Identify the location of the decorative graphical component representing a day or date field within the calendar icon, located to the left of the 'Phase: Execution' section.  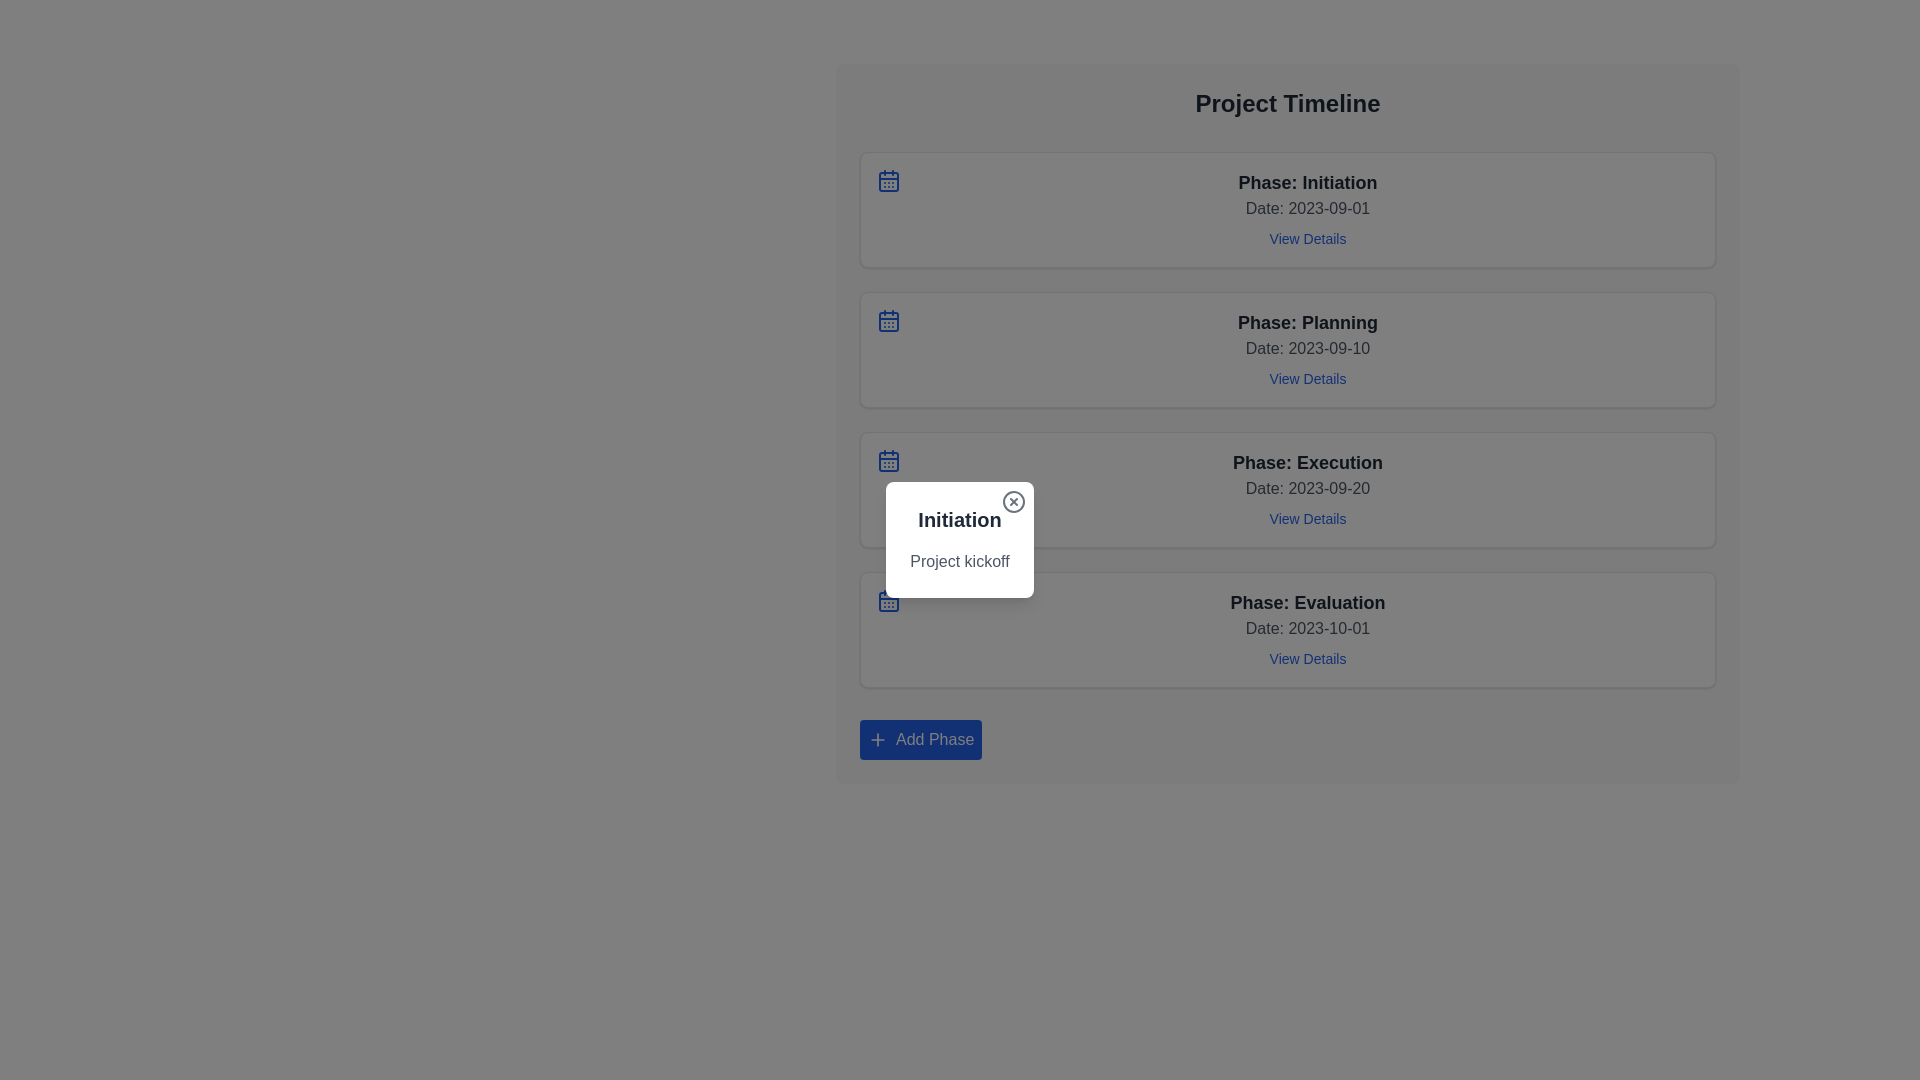
(887, 462).